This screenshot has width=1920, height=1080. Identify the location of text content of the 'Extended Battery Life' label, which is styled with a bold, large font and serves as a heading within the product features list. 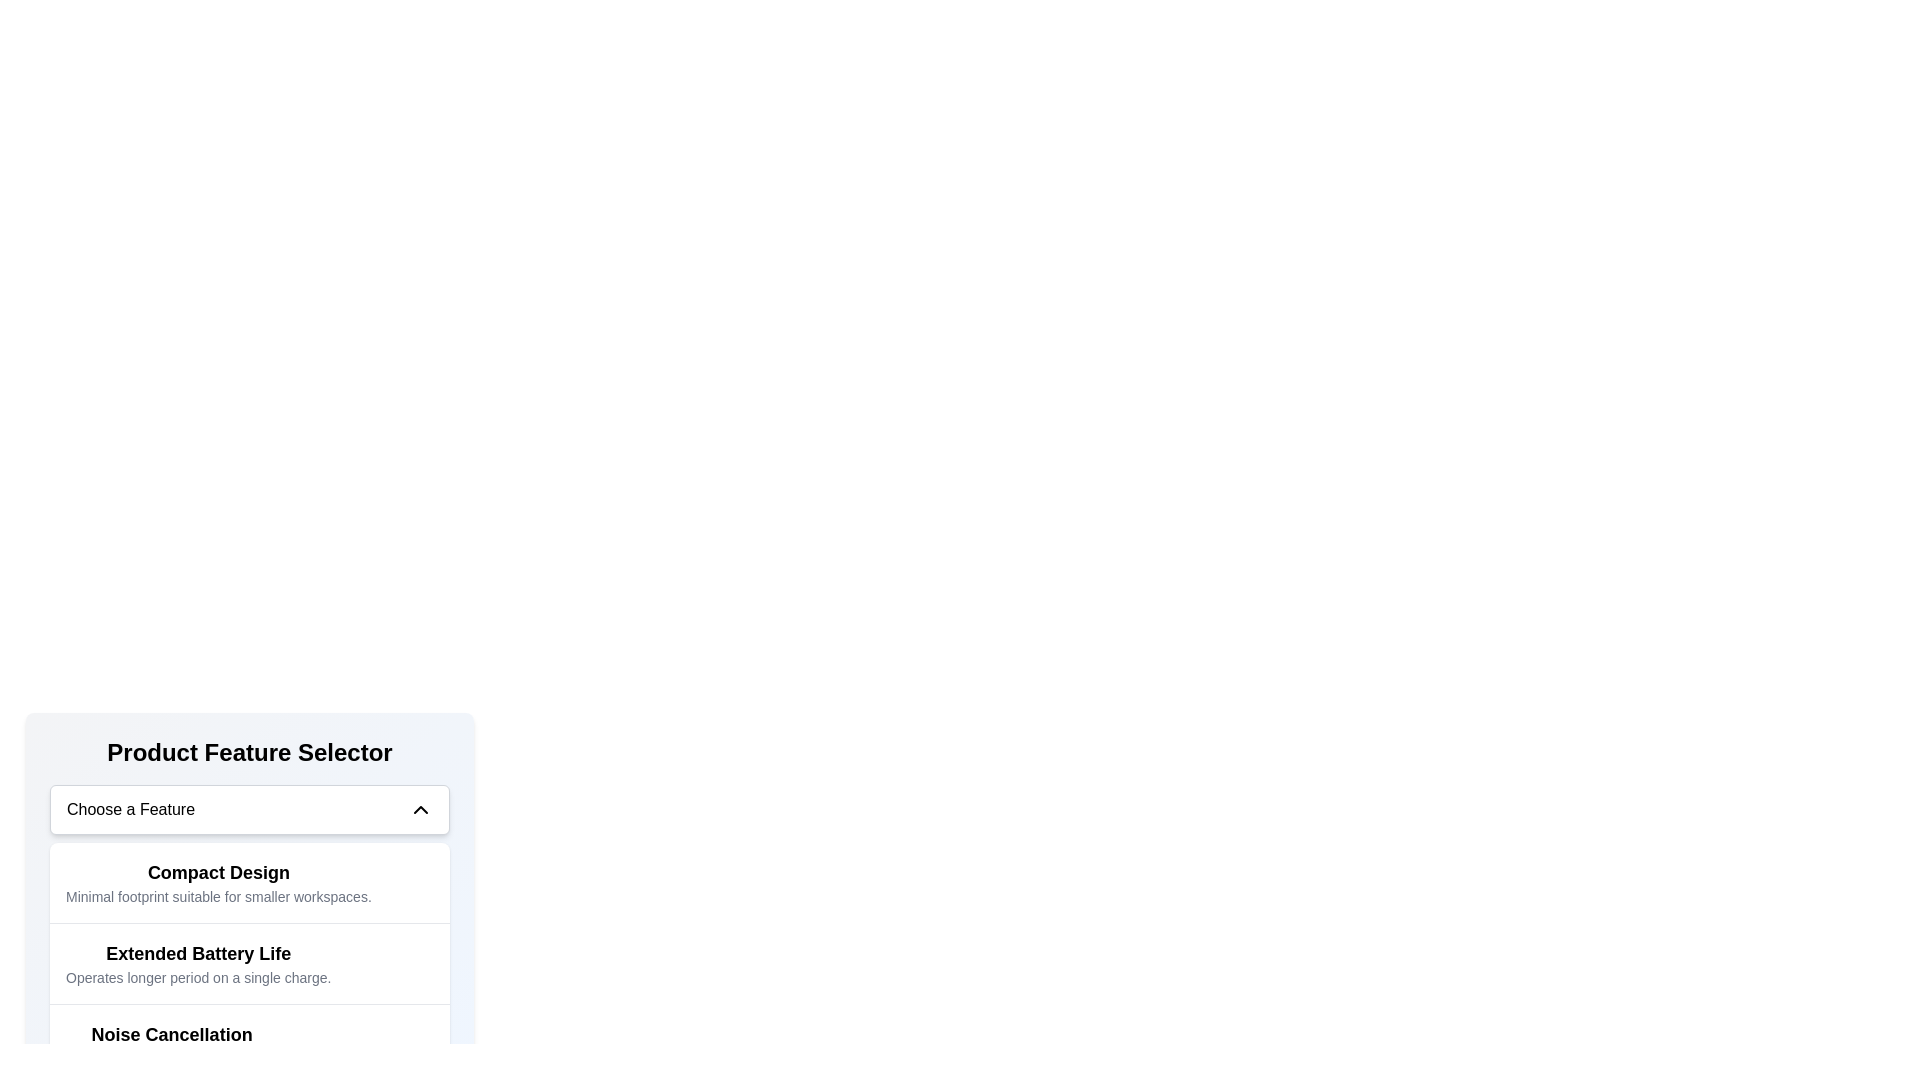
(198, 952).